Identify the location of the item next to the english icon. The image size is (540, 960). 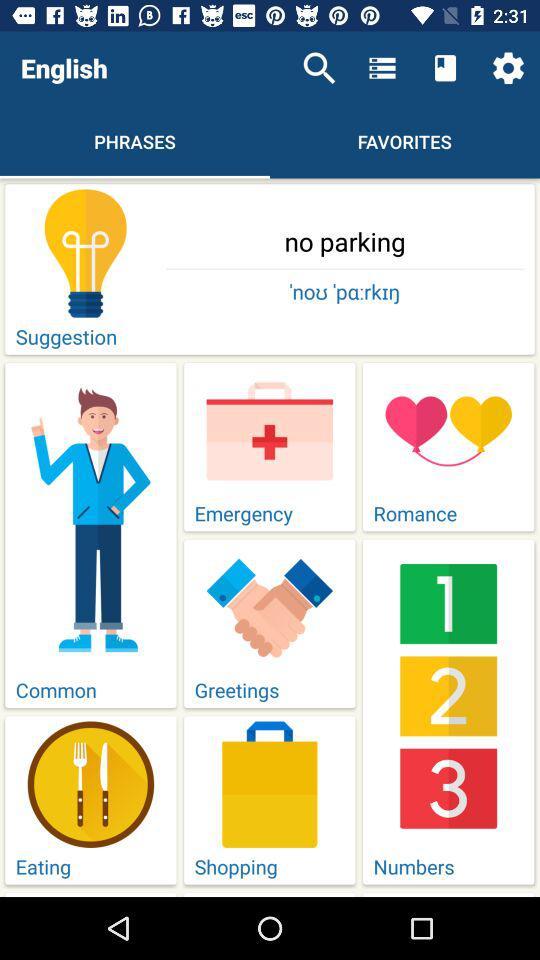
(319, 68).